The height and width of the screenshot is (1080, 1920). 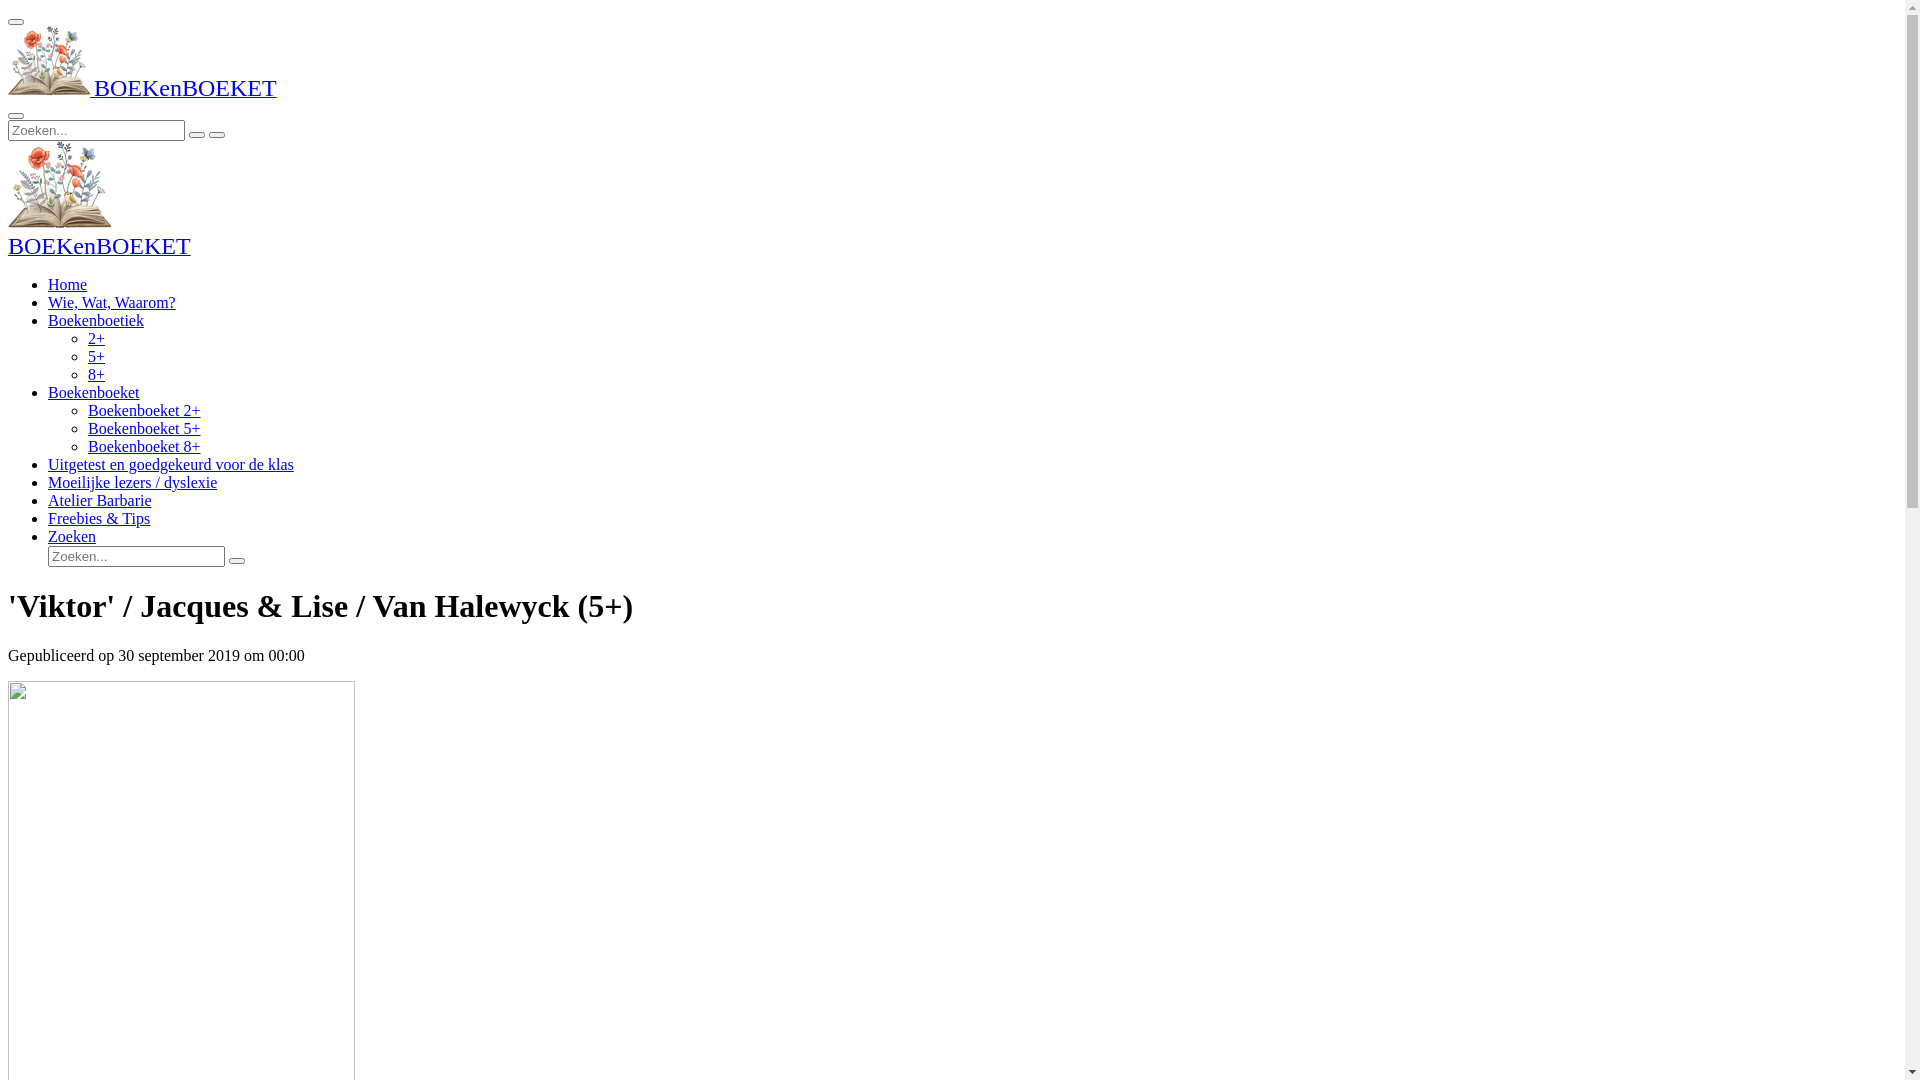 What do you see at coordinates (143, 409) in the screenshot?
I see `'Boekenboeket 2+'` at bounding box center [143, 409].